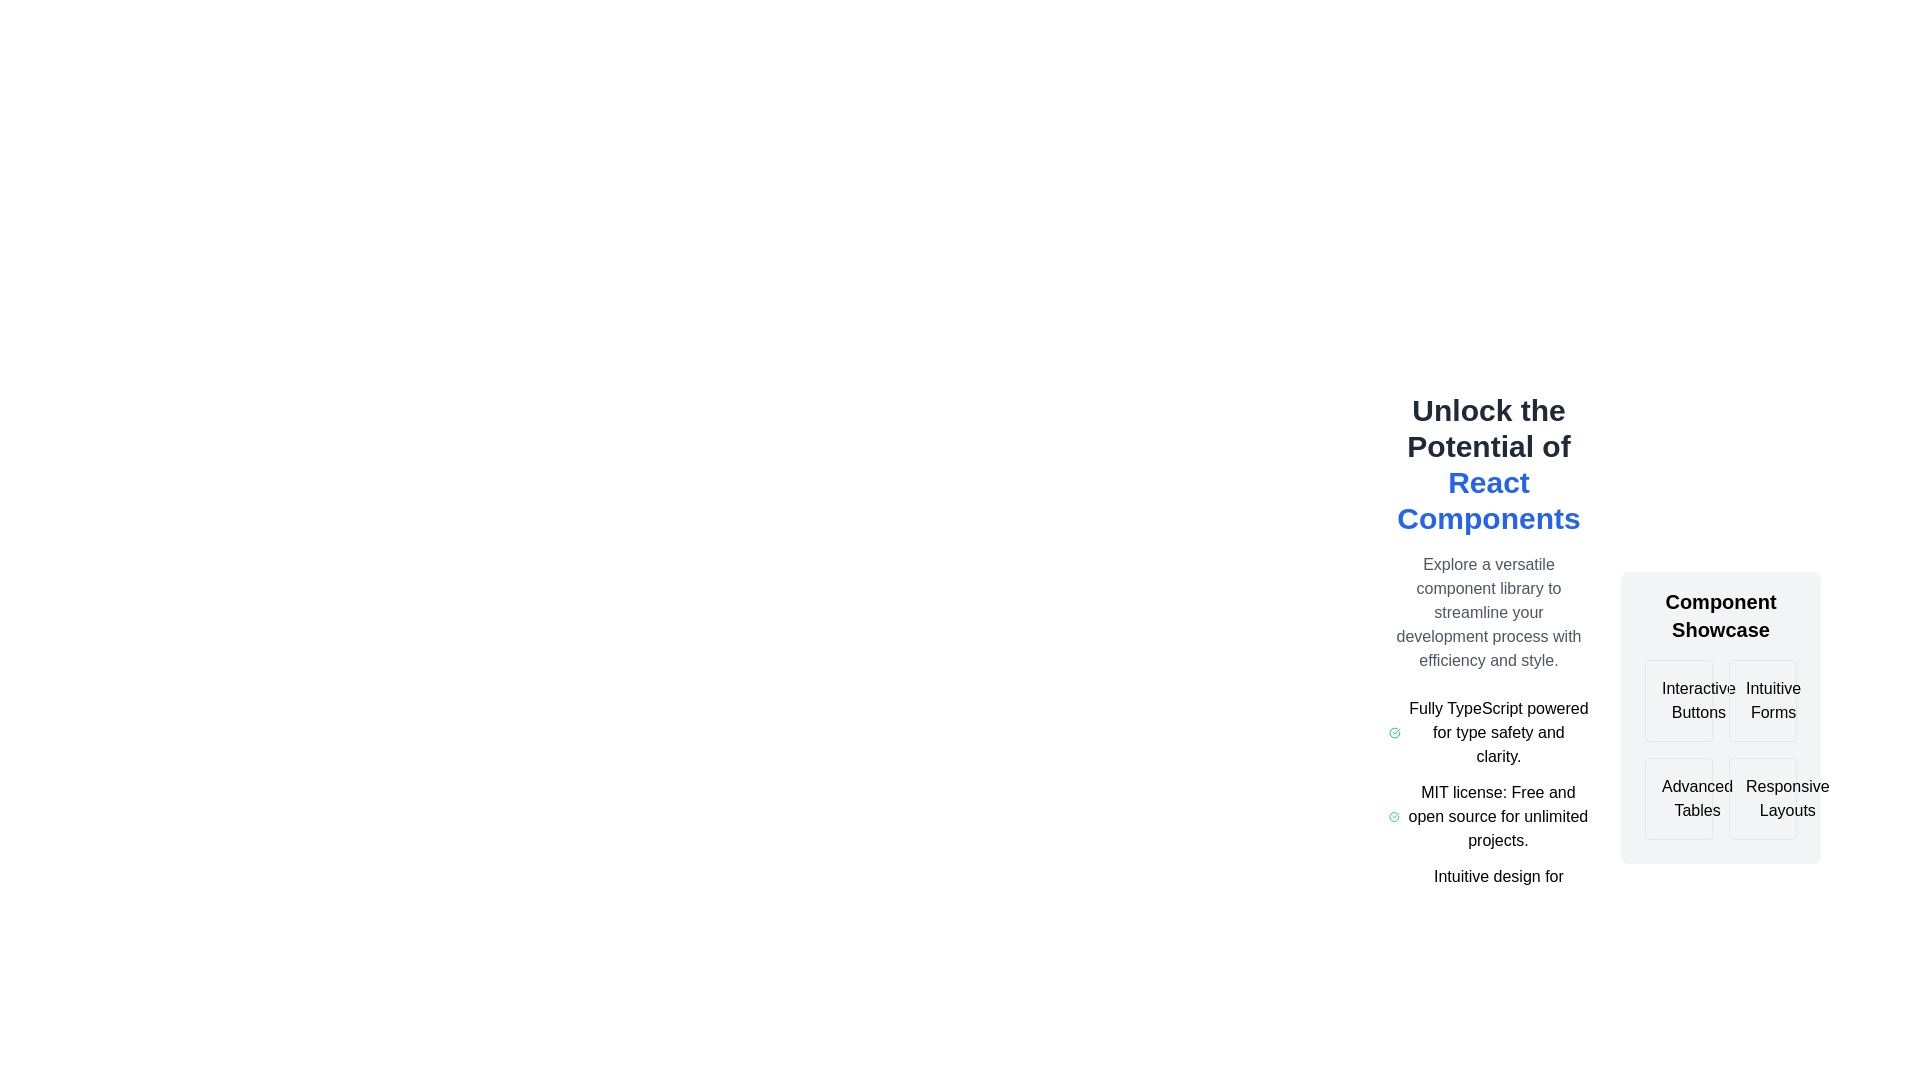  What do you see at coordinates (1744, 797) in the screenshot?
I see `the star icon located within the 'Responsive Layouts' button in the 'Component Showcase' area to indicate its interactivity or importance` at bounding box center [1744, 797].